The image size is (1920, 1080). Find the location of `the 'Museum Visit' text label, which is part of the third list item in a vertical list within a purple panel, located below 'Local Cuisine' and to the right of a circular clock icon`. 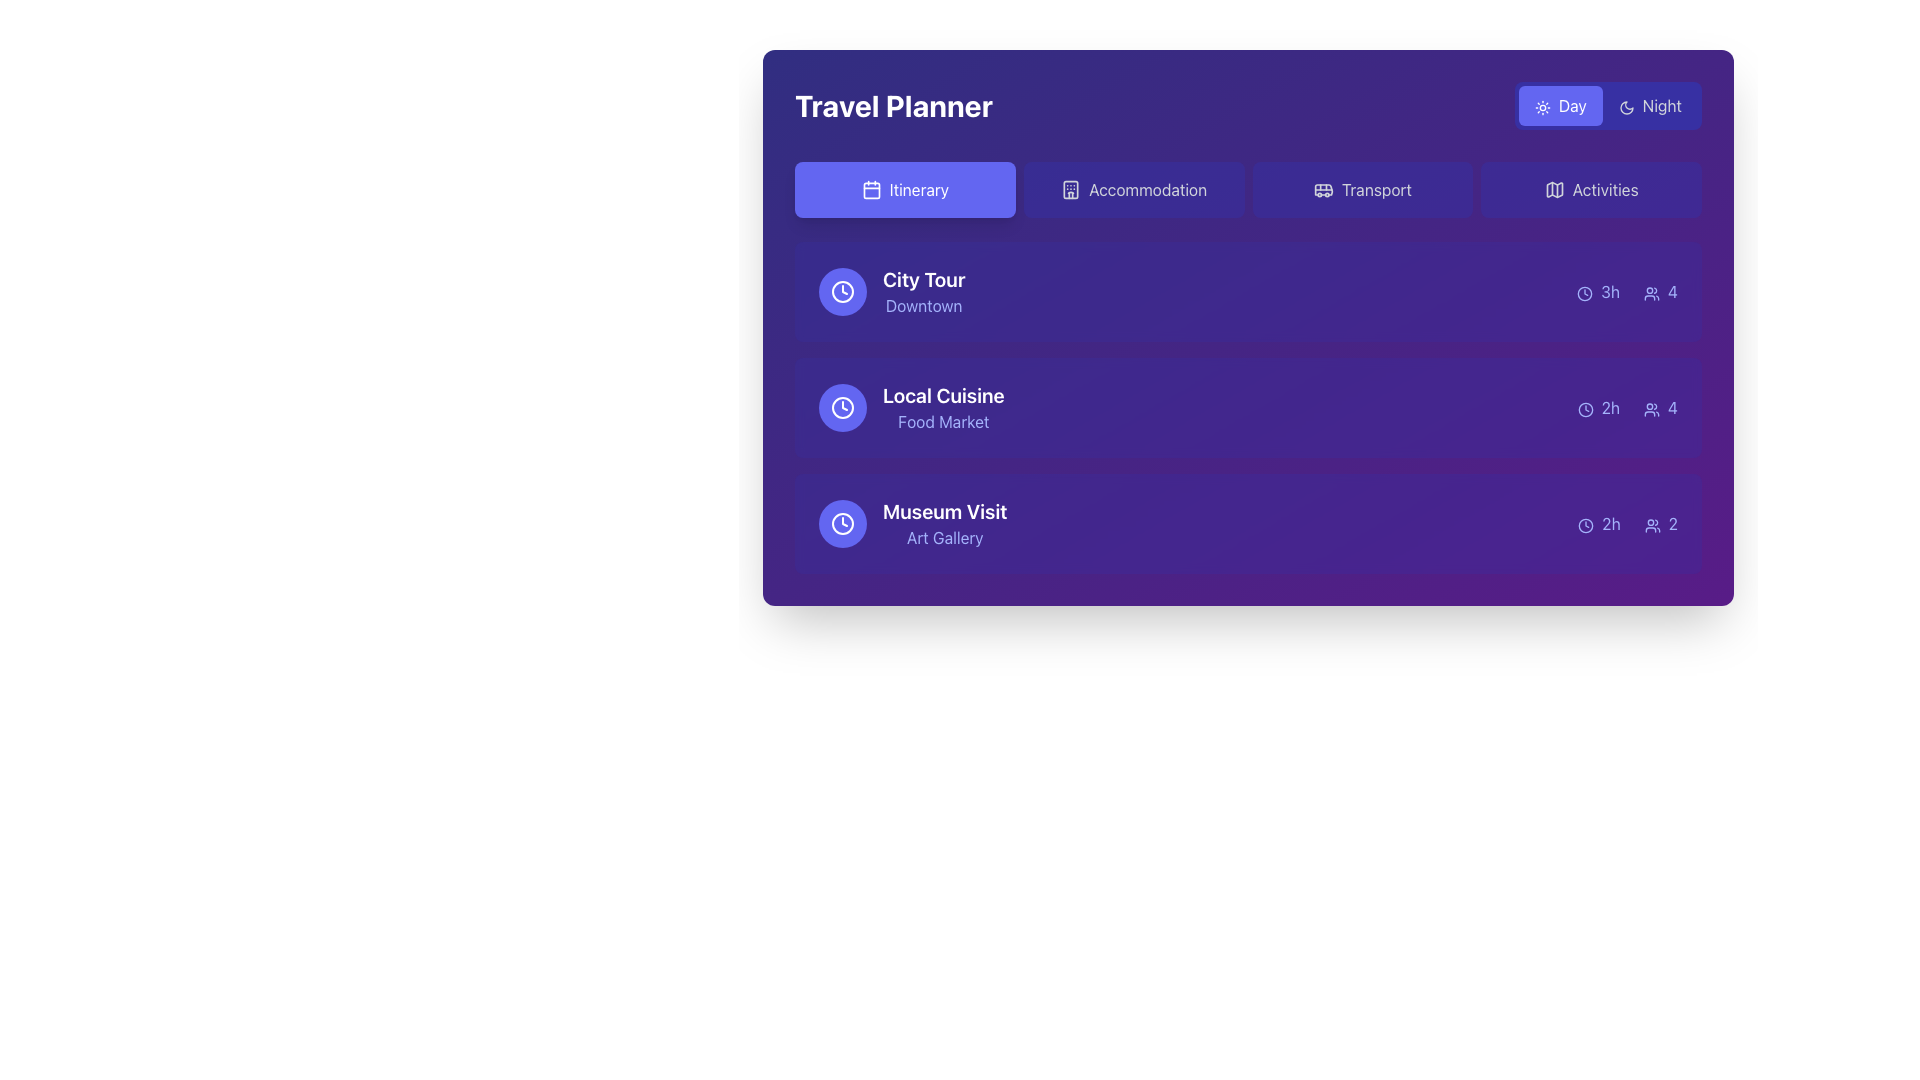

the 'Museum Visit' text label, which is part of the third list item in a vertical list within a purple panel, located below 'Local Cuisine' and to the right of a circular clock icon is located at coordinates (944, 523).